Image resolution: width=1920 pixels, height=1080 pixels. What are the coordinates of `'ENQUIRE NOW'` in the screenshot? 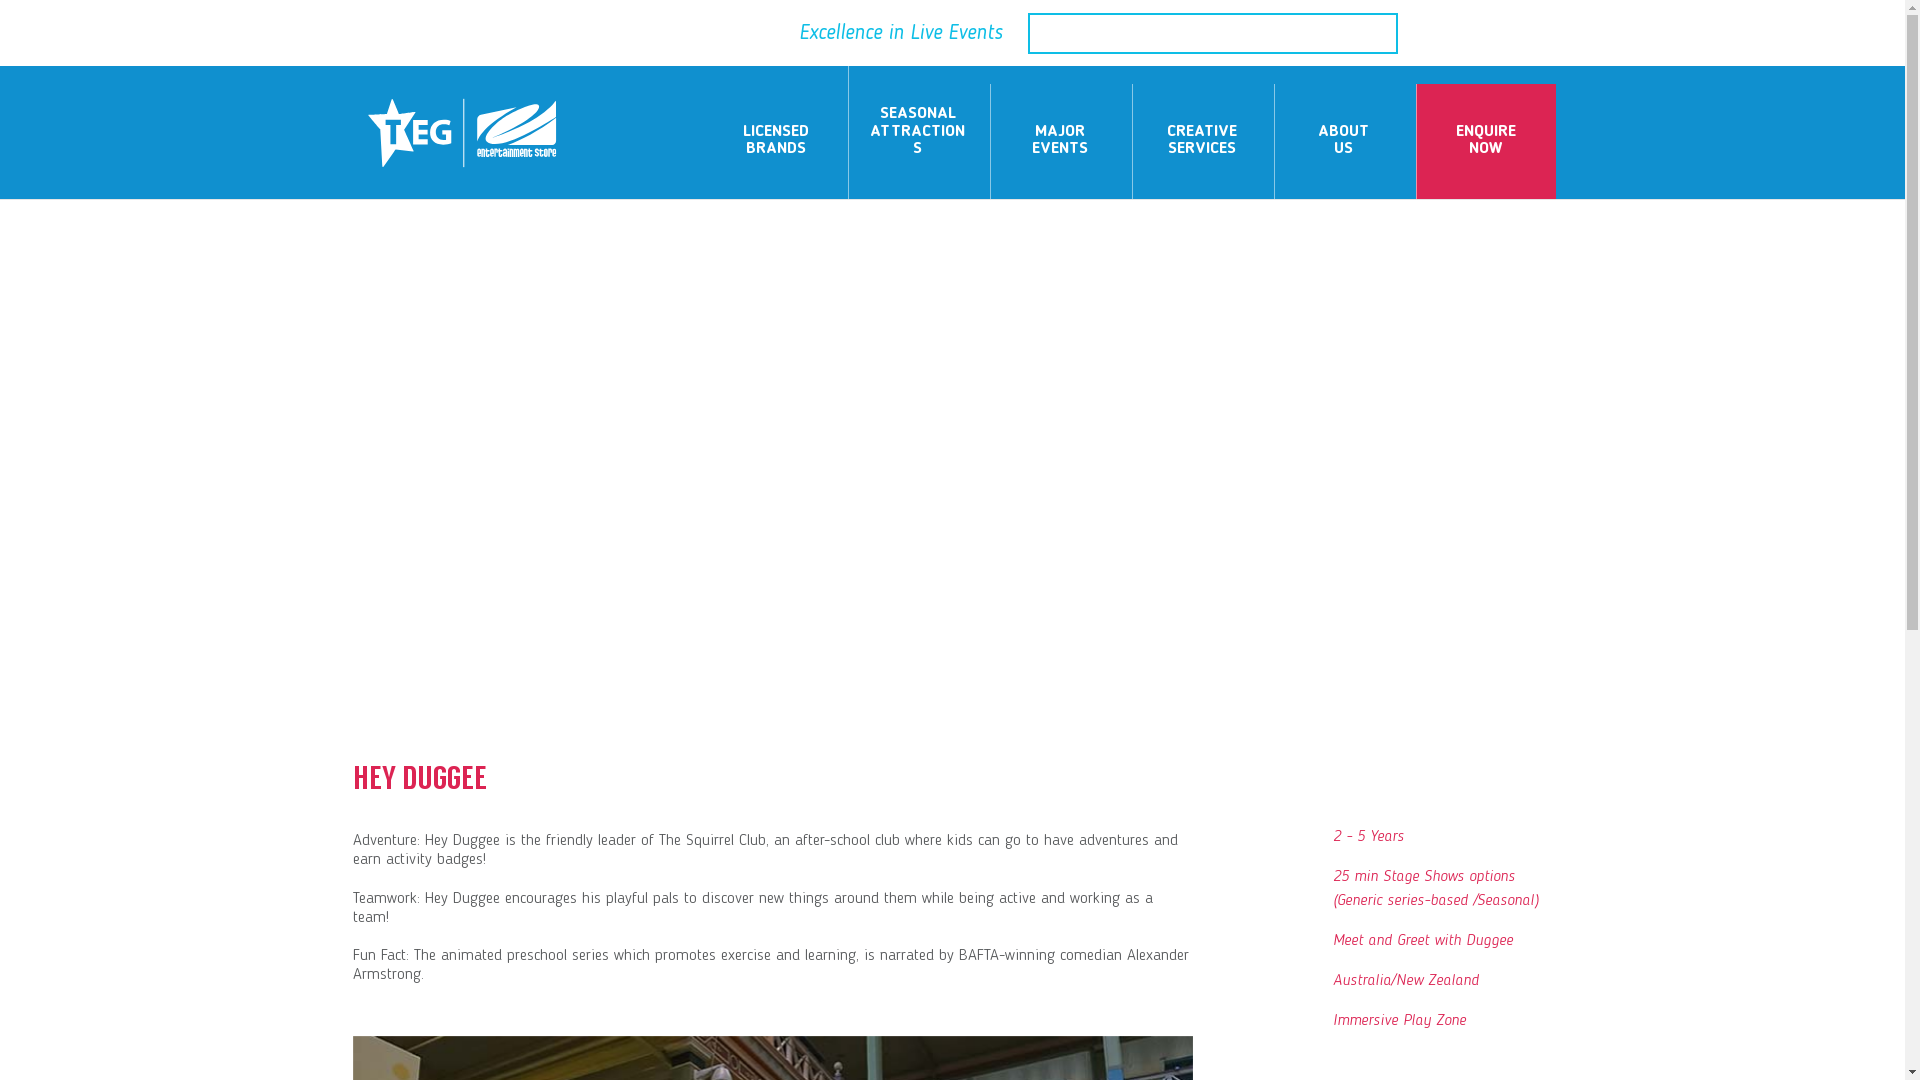 It's located at (1486, 140).